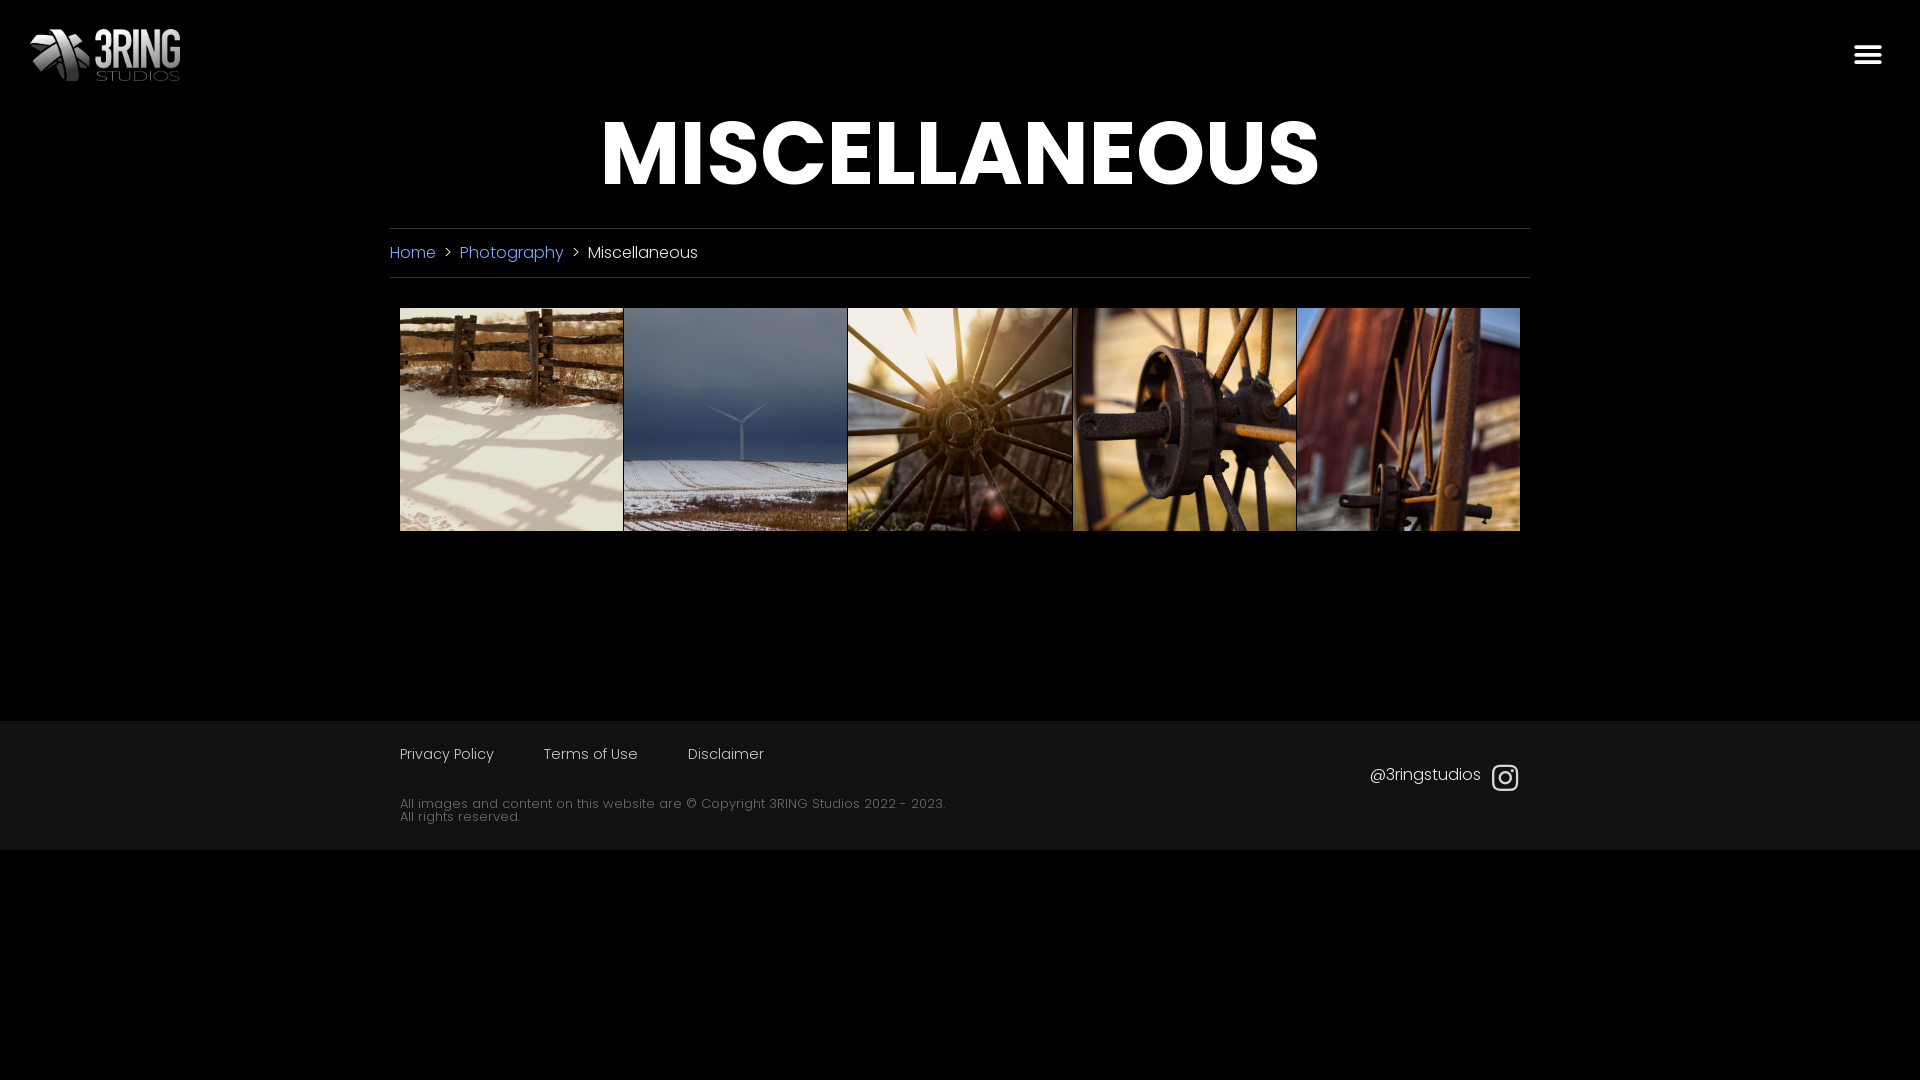 The width and height of the screenshot is (1920, 1080). What do you see at coordinates (1424, 773) in the screenshot?
I see `'@3ringstudios'` at bounding box center [1424, 773].